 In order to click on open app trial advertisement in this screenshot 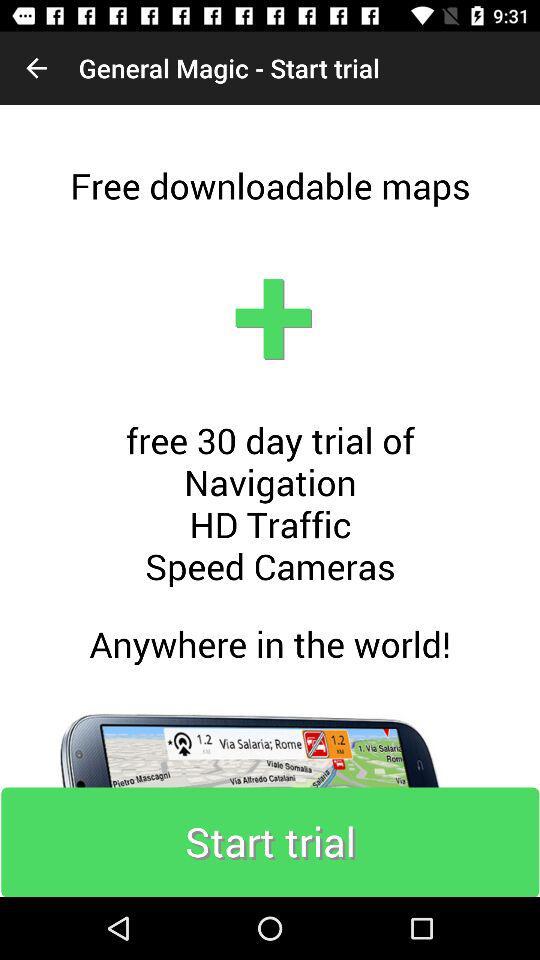, I will do `click(270, 500)`.